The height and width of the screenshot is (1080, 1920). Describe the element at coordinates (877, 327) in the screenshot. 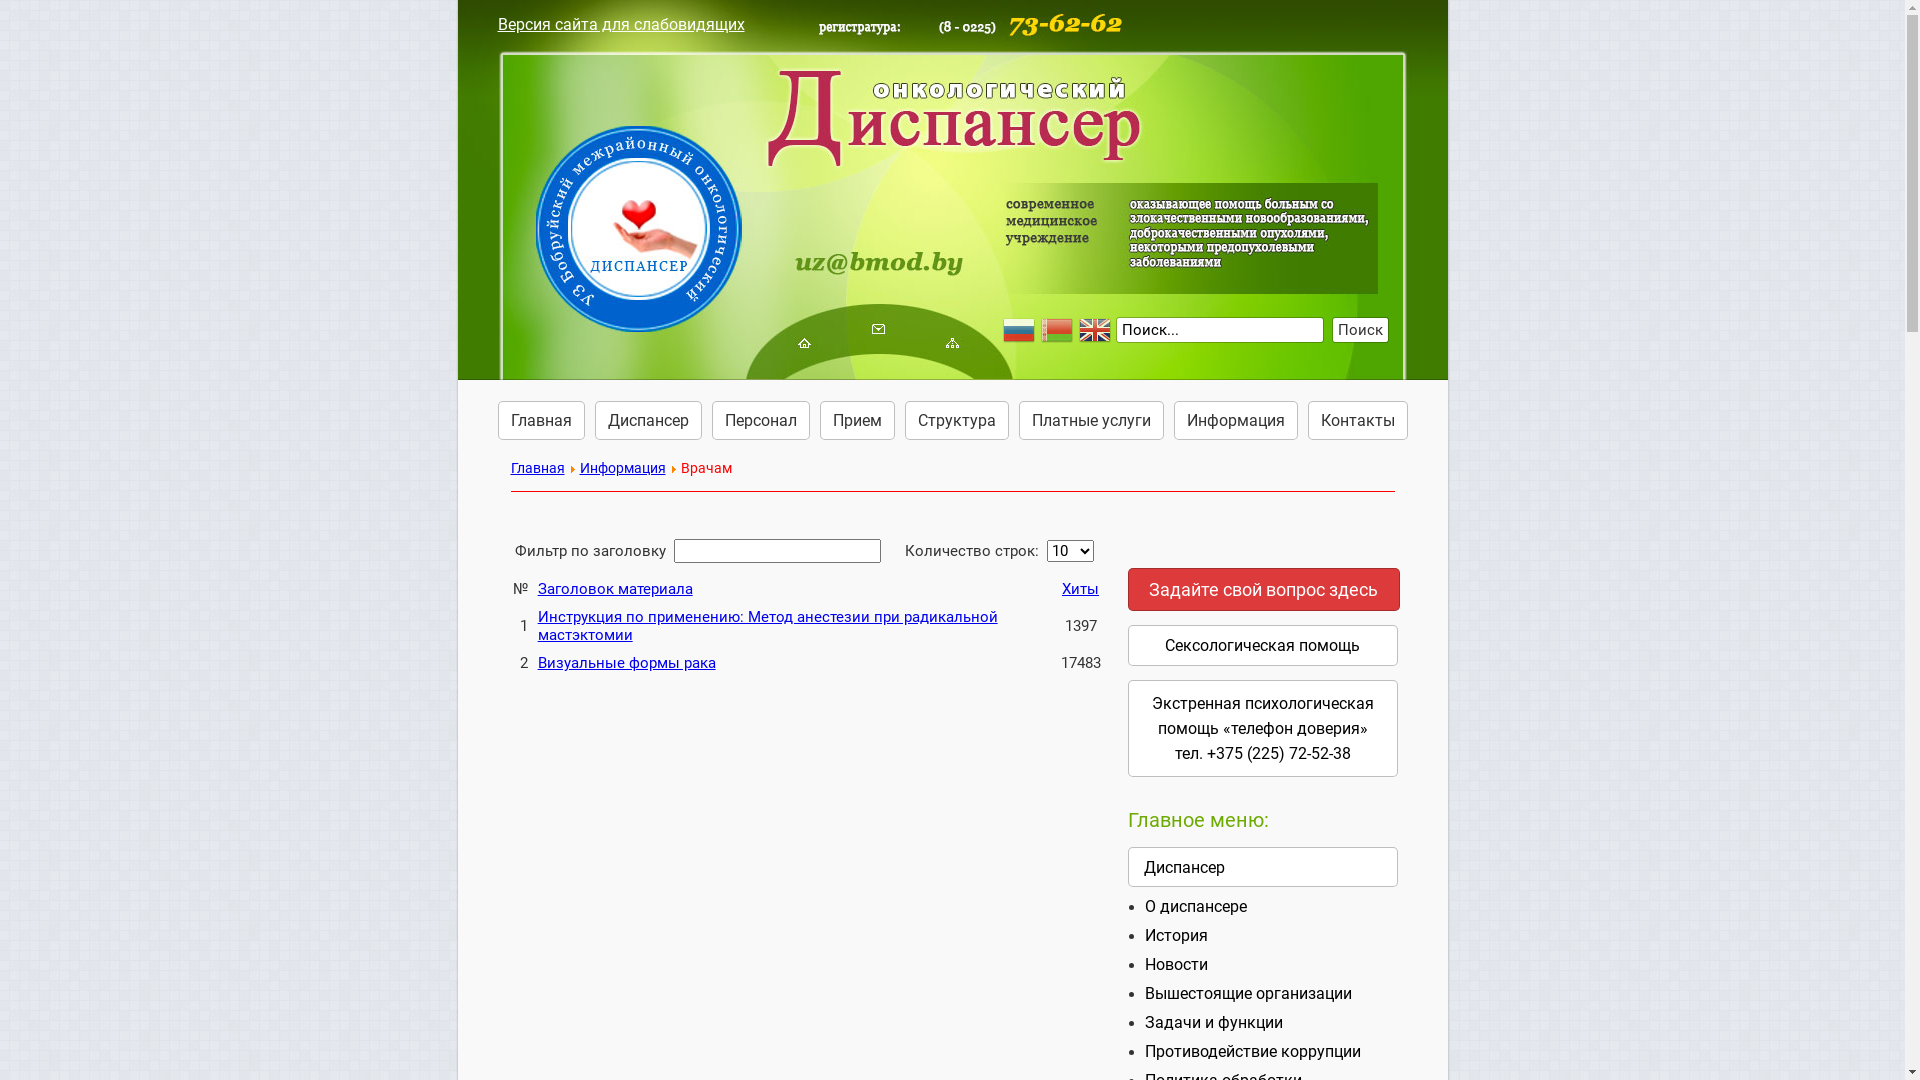

I see `' '` at that location.